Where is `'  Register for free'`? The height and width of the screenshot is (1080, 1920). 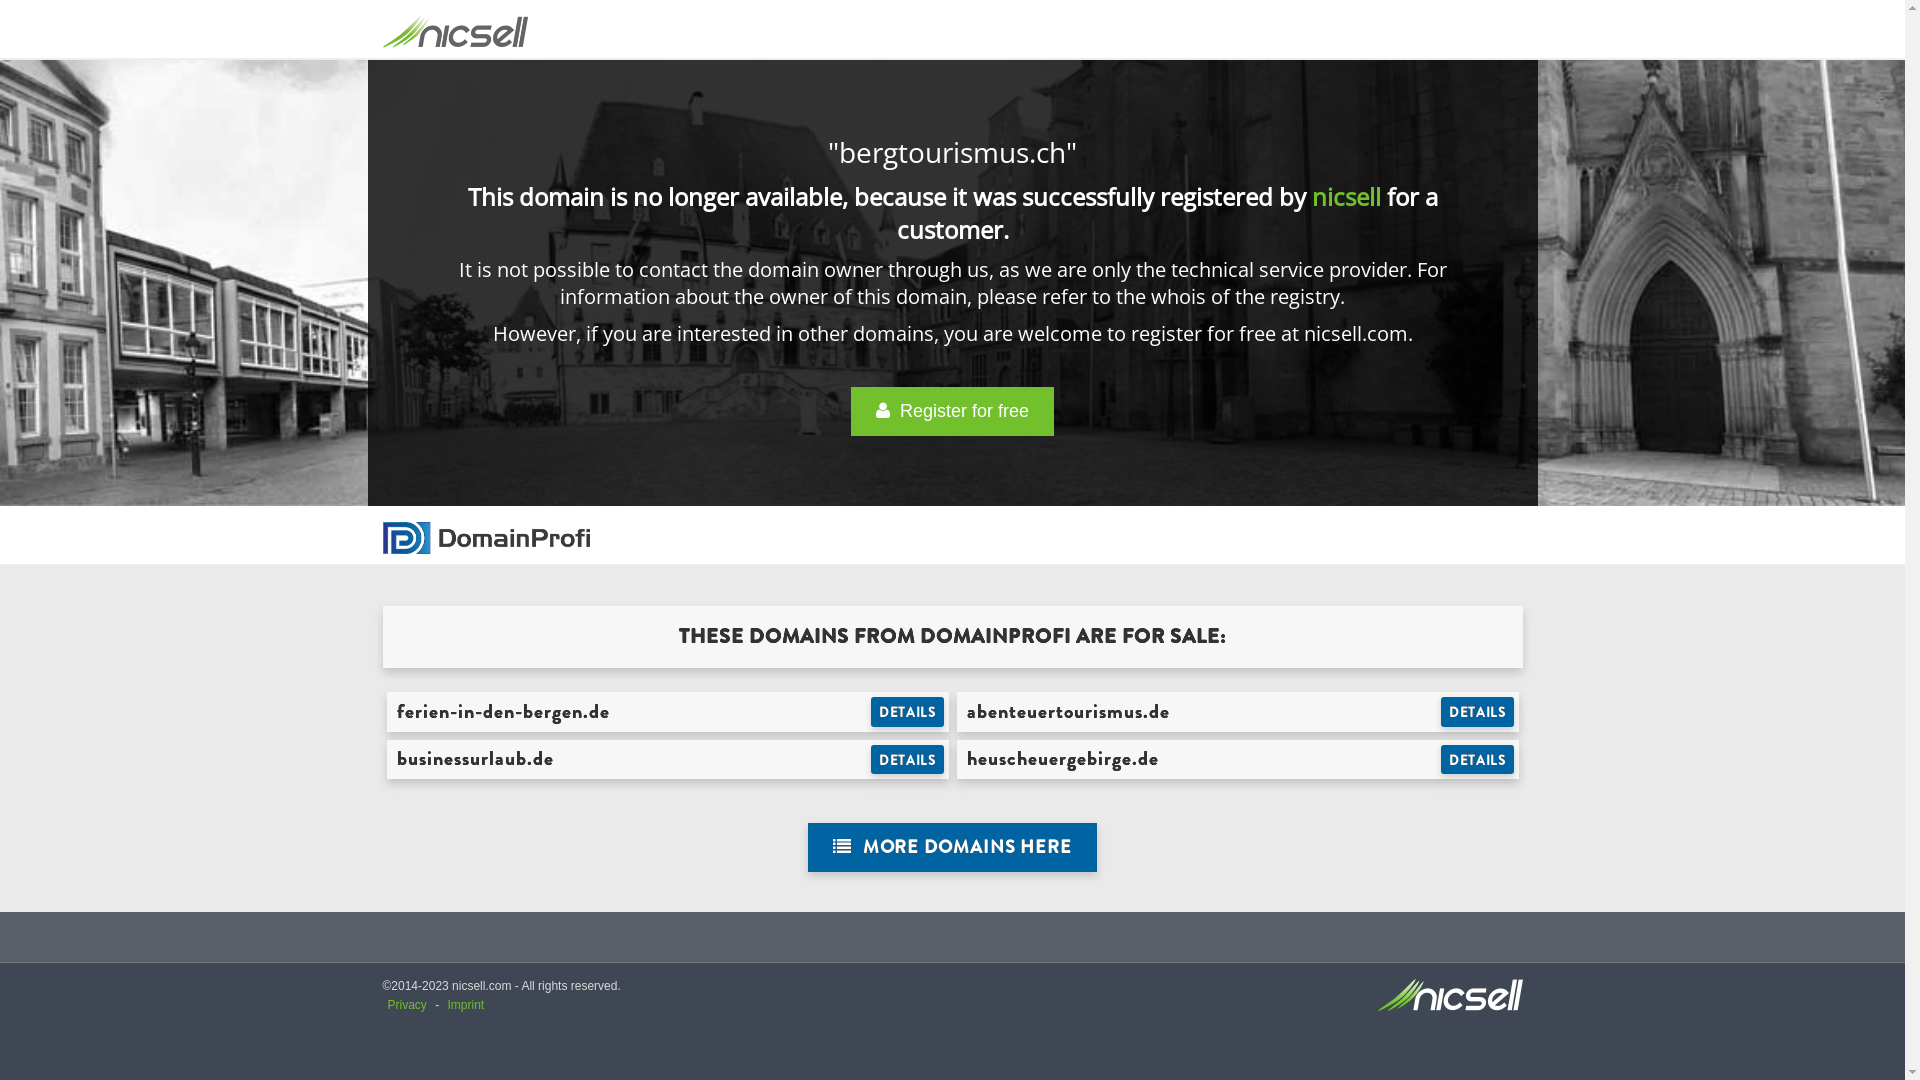
'  Register for free' is located at coordinates (951, 410).